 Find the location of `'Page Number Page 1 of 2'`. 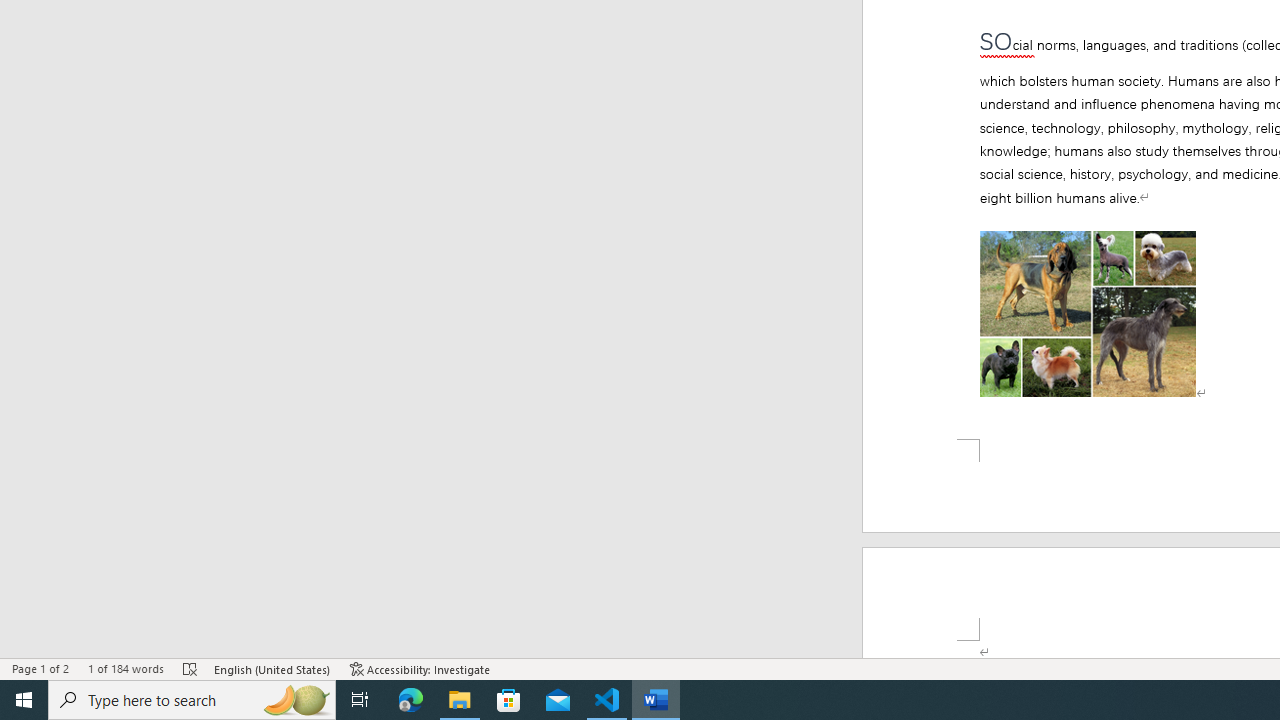

'Page Number Page 1 of 2' is located at coordinates (40, 669).